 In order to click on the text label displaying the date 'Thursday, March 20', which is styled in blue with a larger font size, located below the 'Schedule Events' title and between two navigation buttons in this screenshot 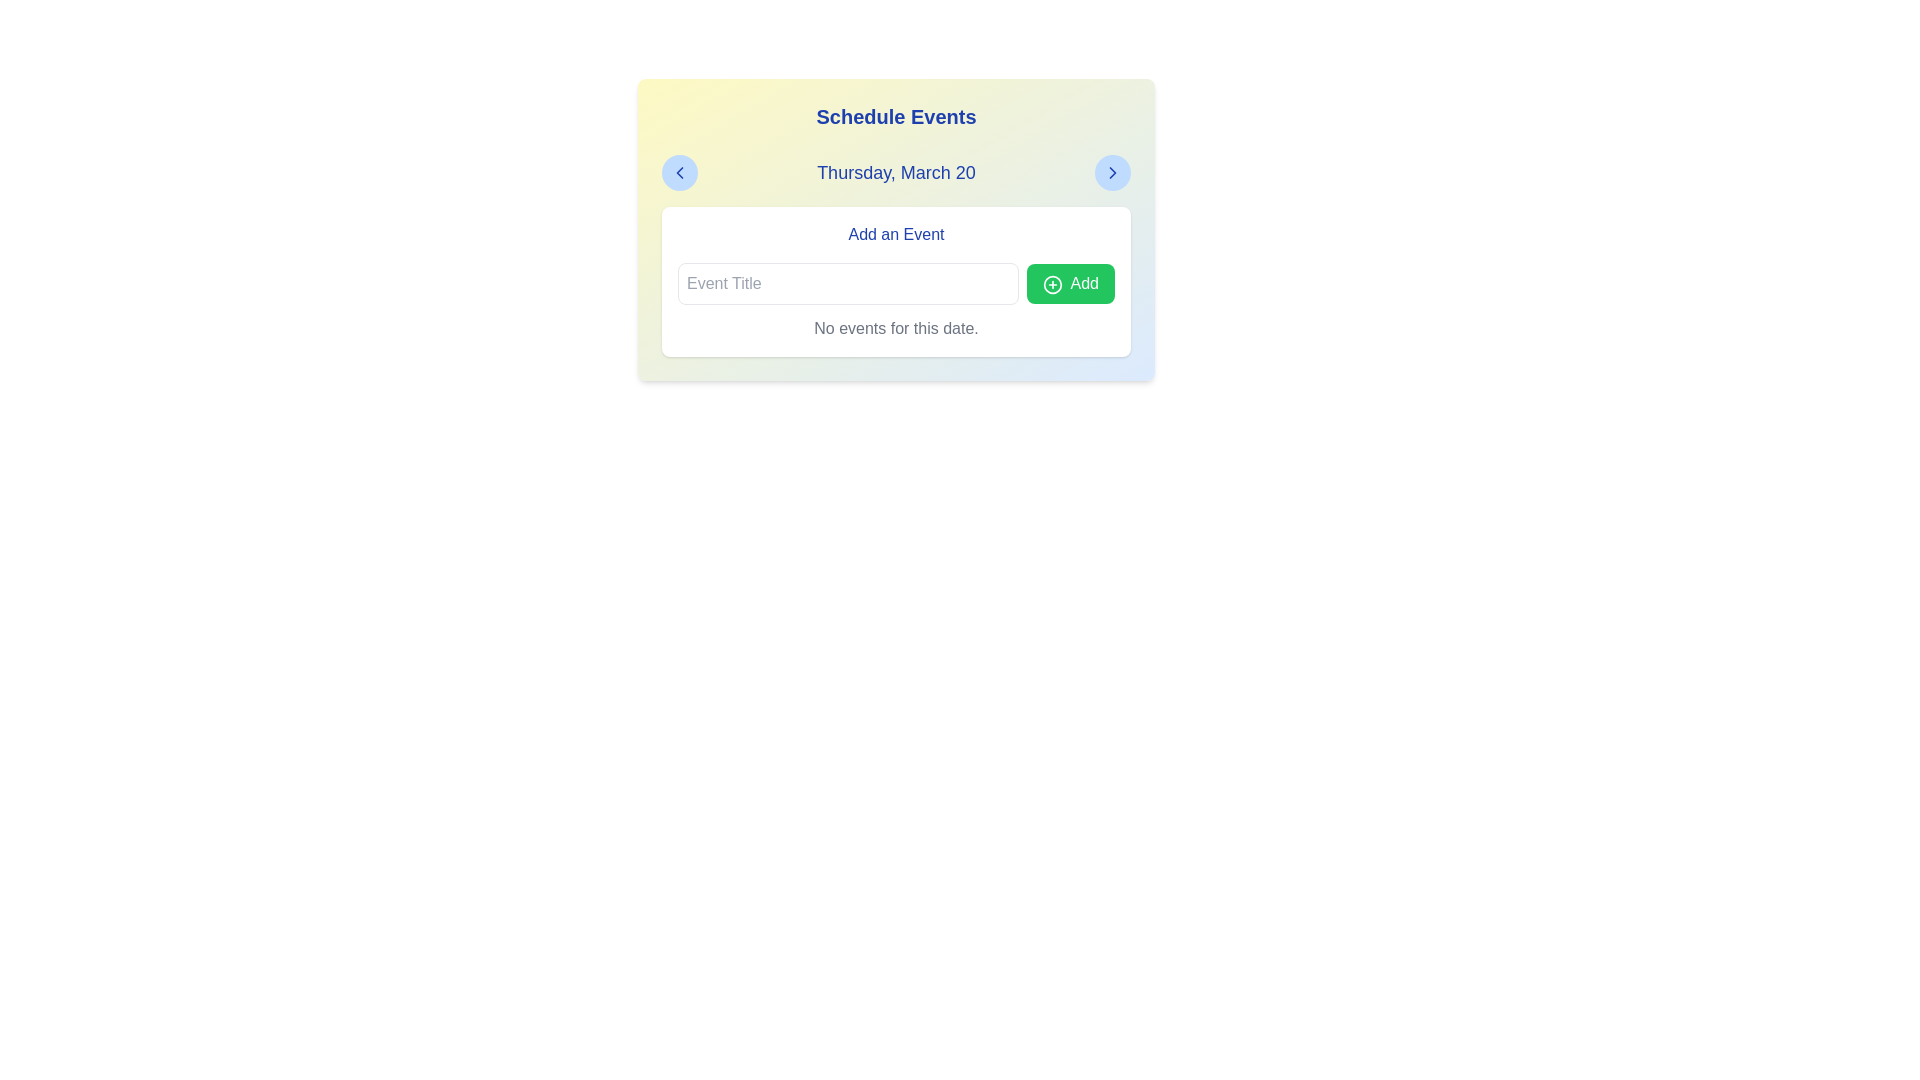, I will do `click(895, 172)`.